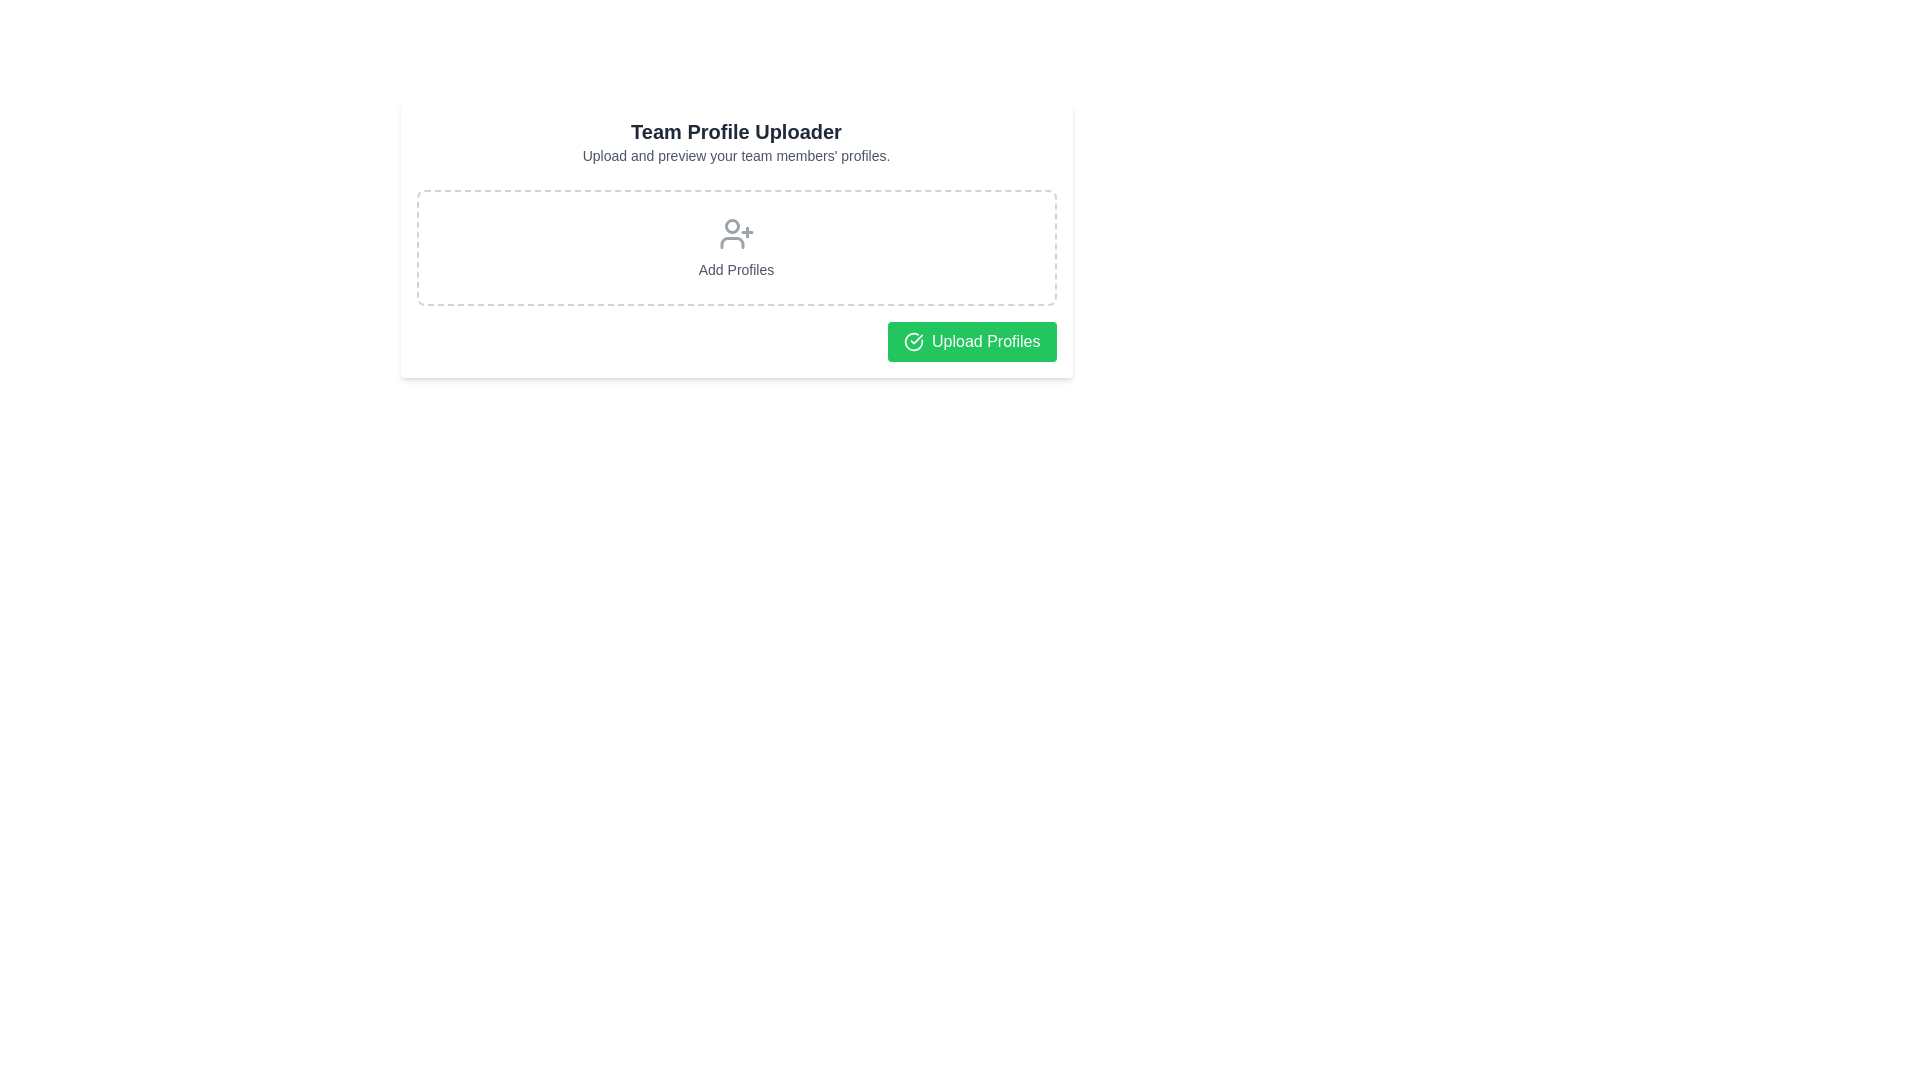 The height and width of the screenshot is (1080, 1920). I want to click on the Text Label that clarifies the purpose of the rectangular area for adding profiles, located below the user icon with a plus sign, so click(735, 270).